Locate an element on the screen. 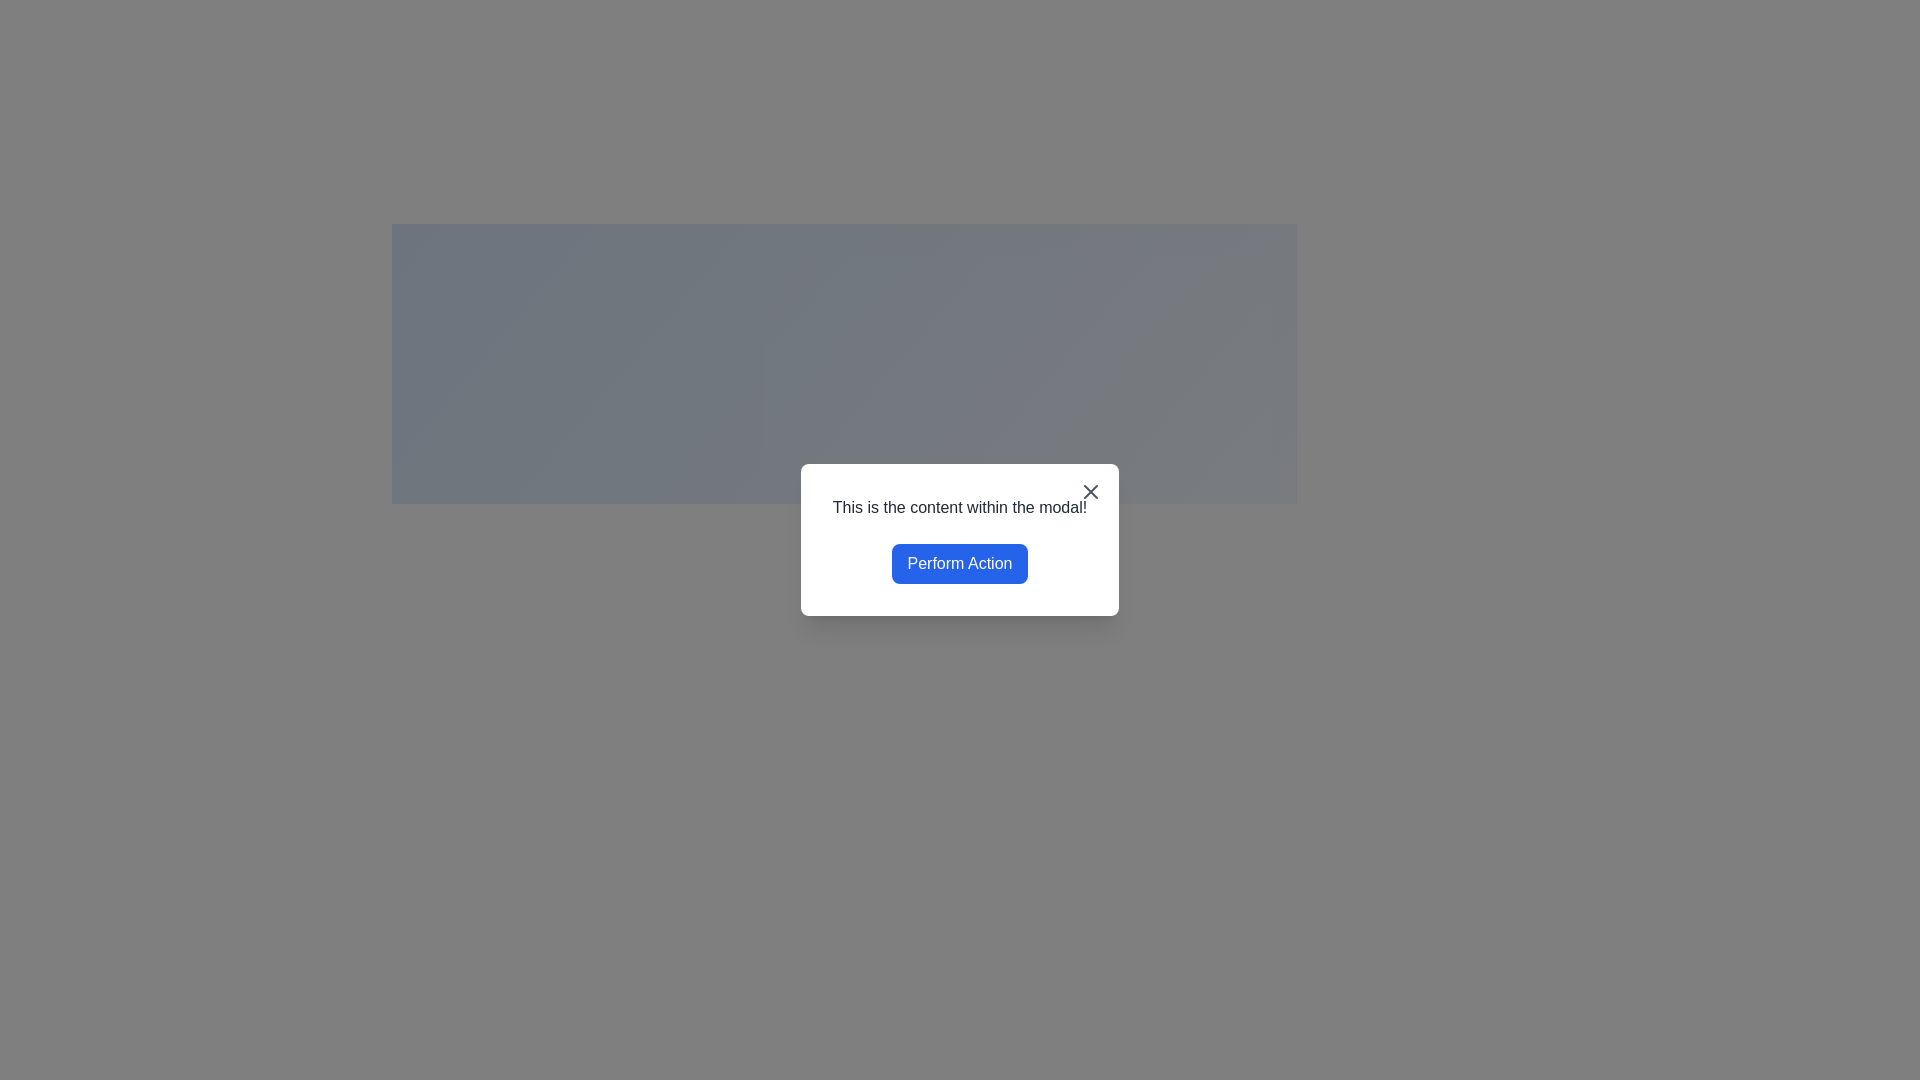  the close button represented by a cross (X) icon located in the top-right corner of the modal's header area is located at coordinates (1090, 492).